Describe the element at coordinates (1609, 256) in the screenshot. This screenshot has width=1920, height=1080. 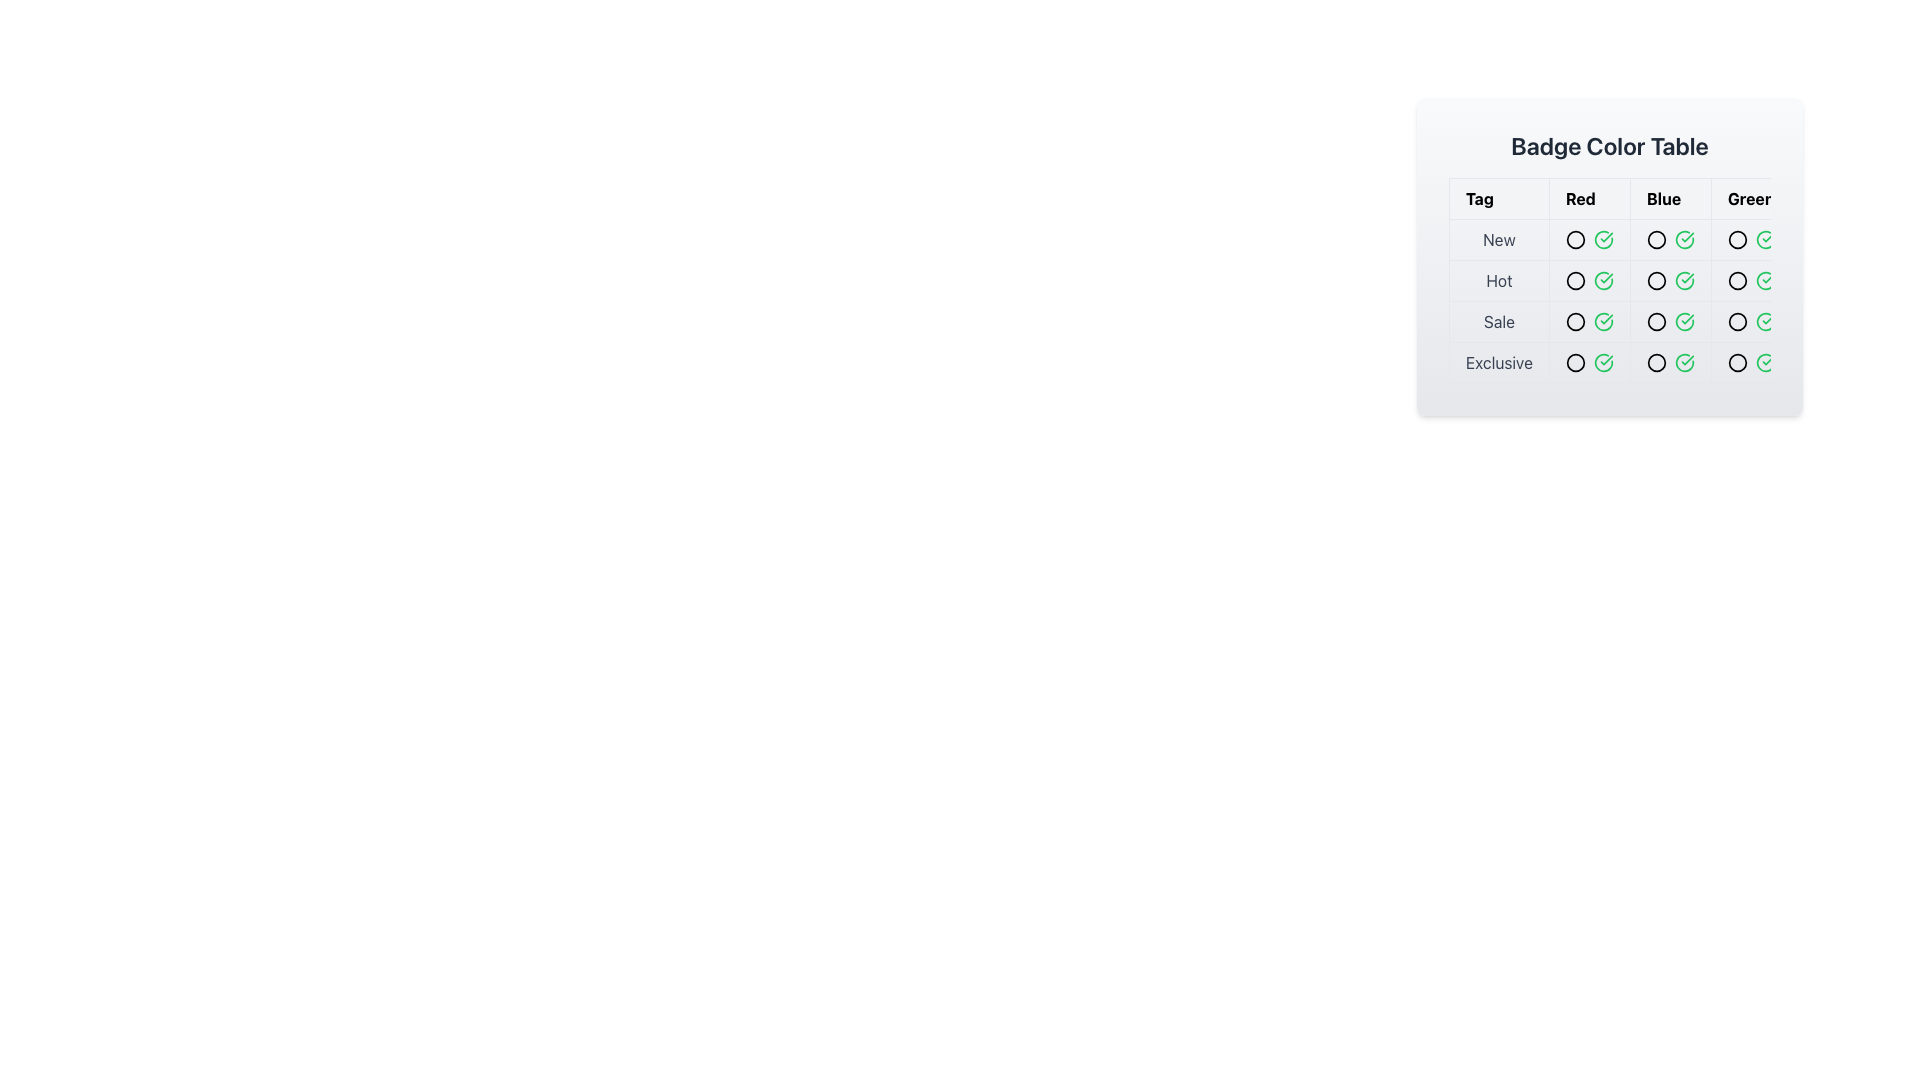
I see `a cell in the 'Badge Color Table' located in the upper-right corner of the interface to interact with the displayed structured data` at that location.